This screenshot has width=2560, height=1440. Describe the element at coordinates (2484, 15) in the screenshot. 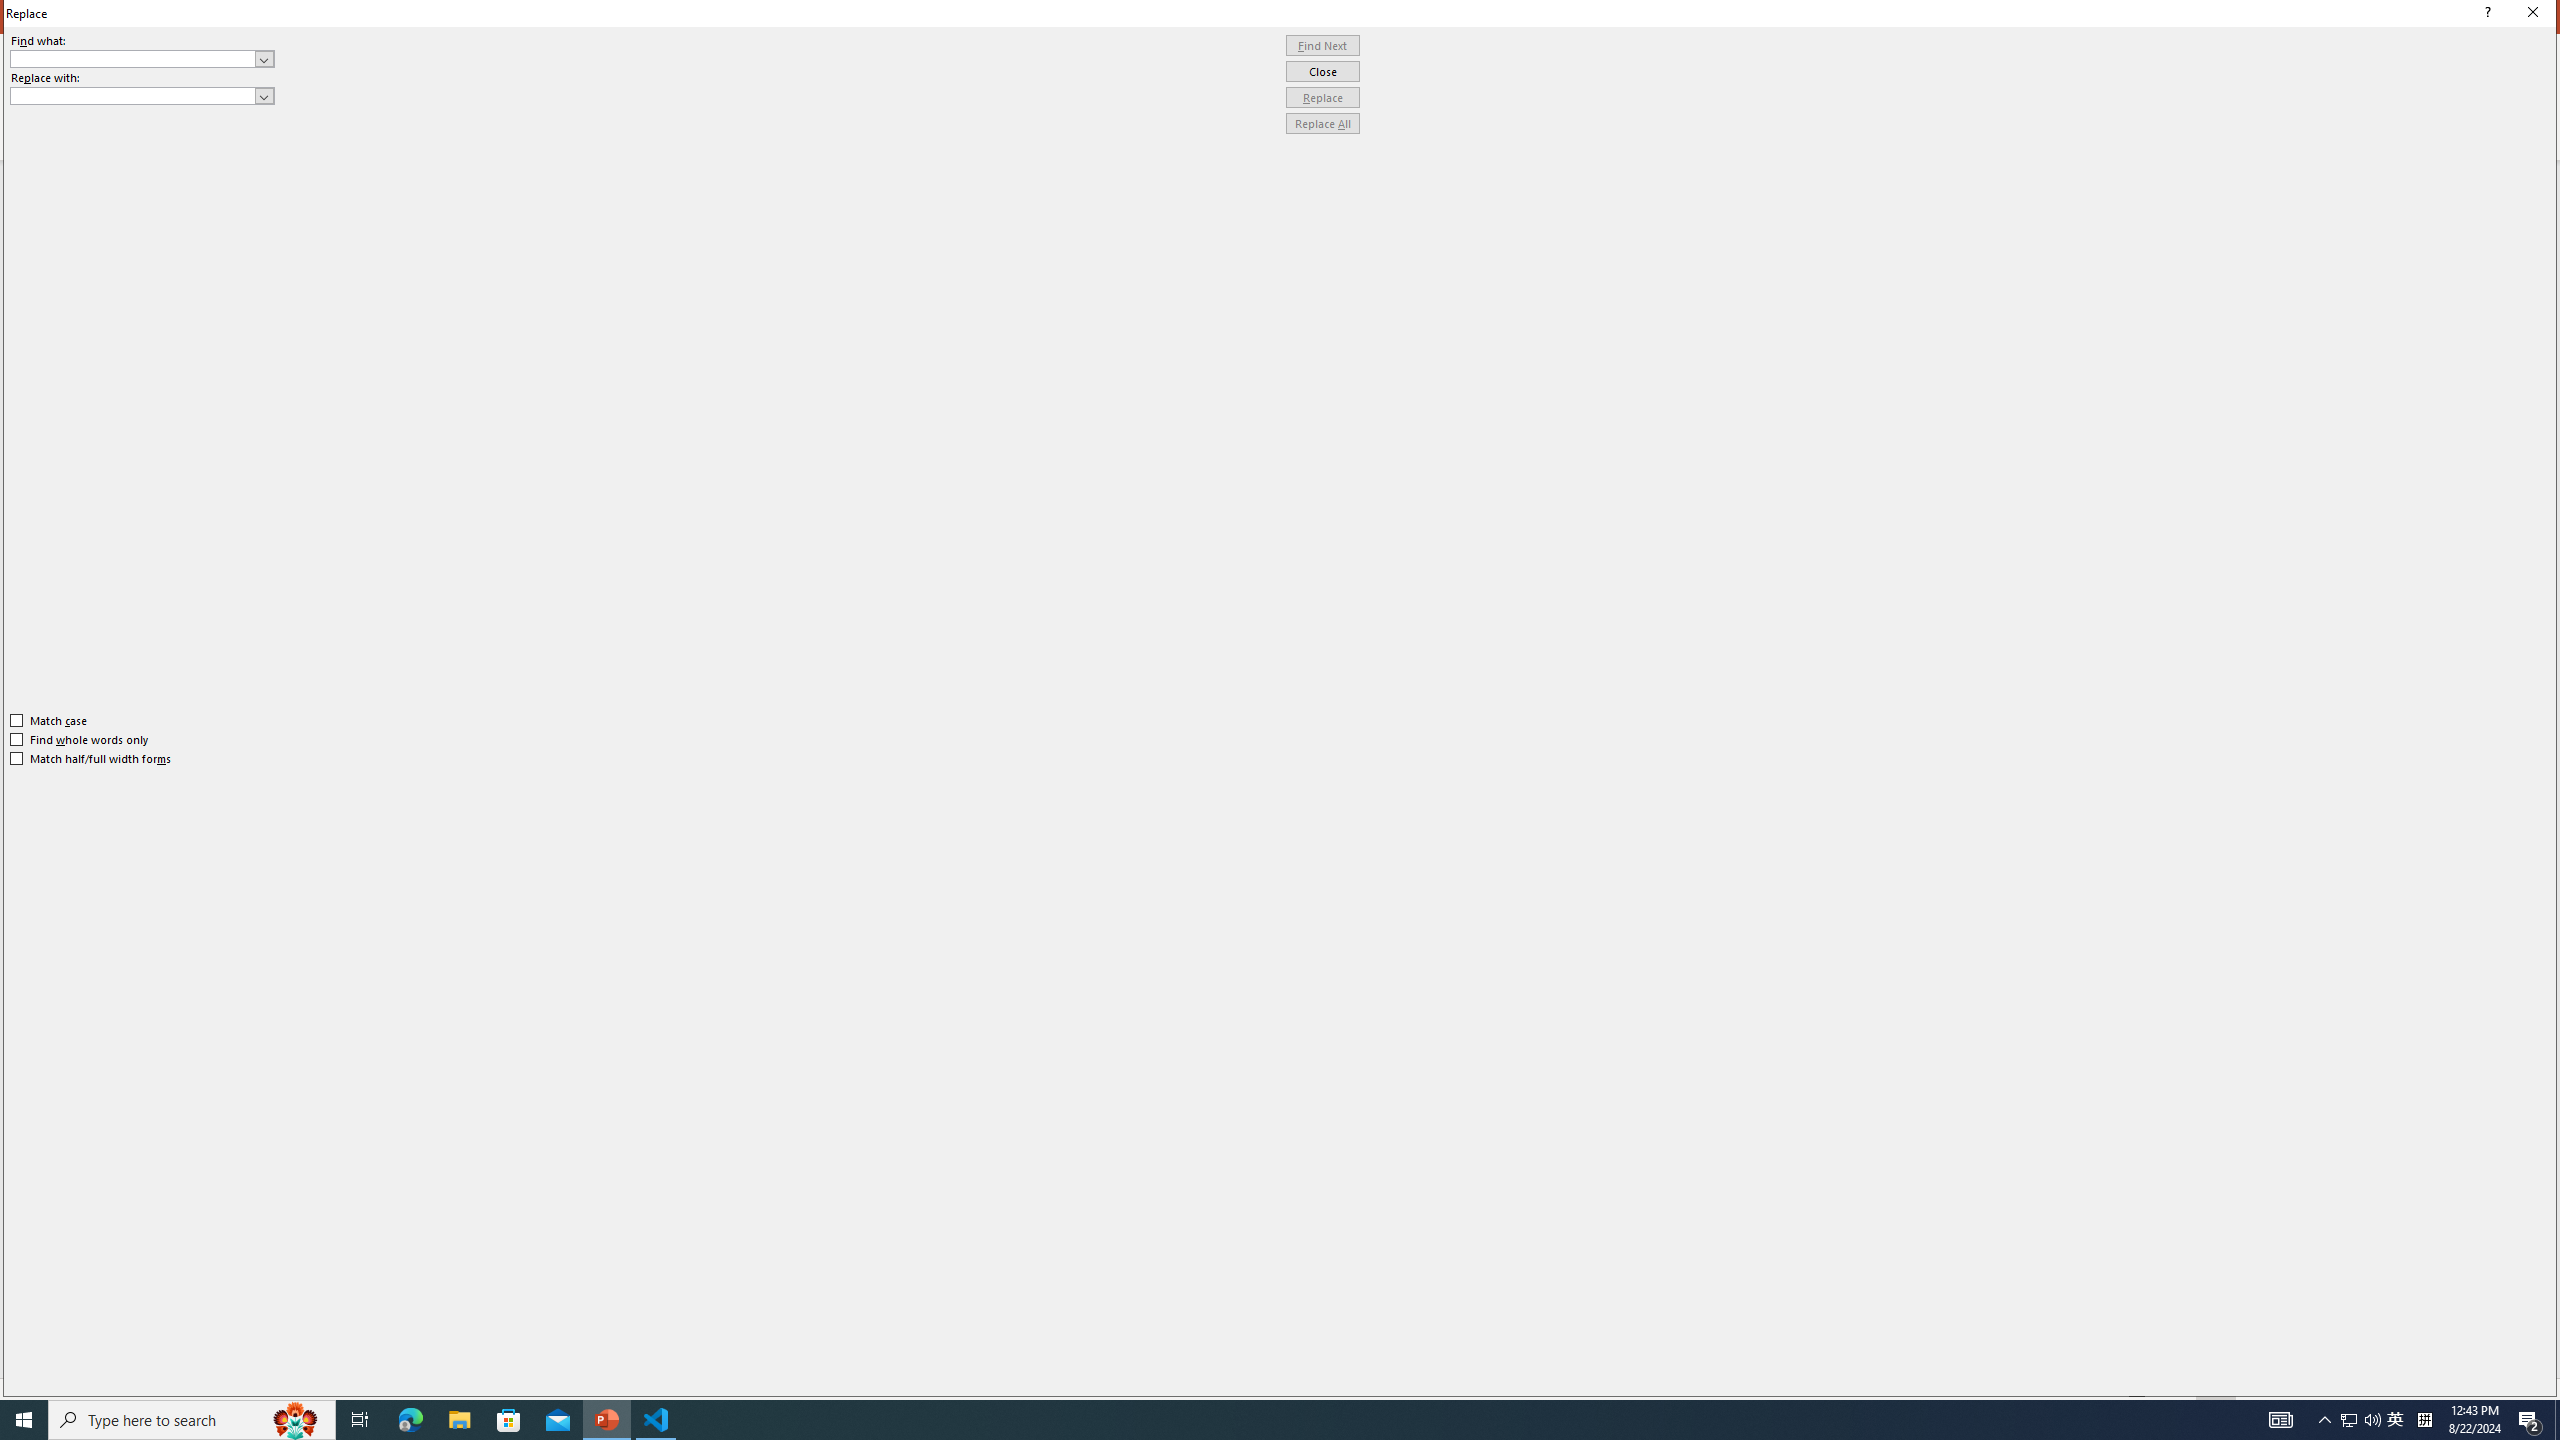

I see `'Context help'` at that location.